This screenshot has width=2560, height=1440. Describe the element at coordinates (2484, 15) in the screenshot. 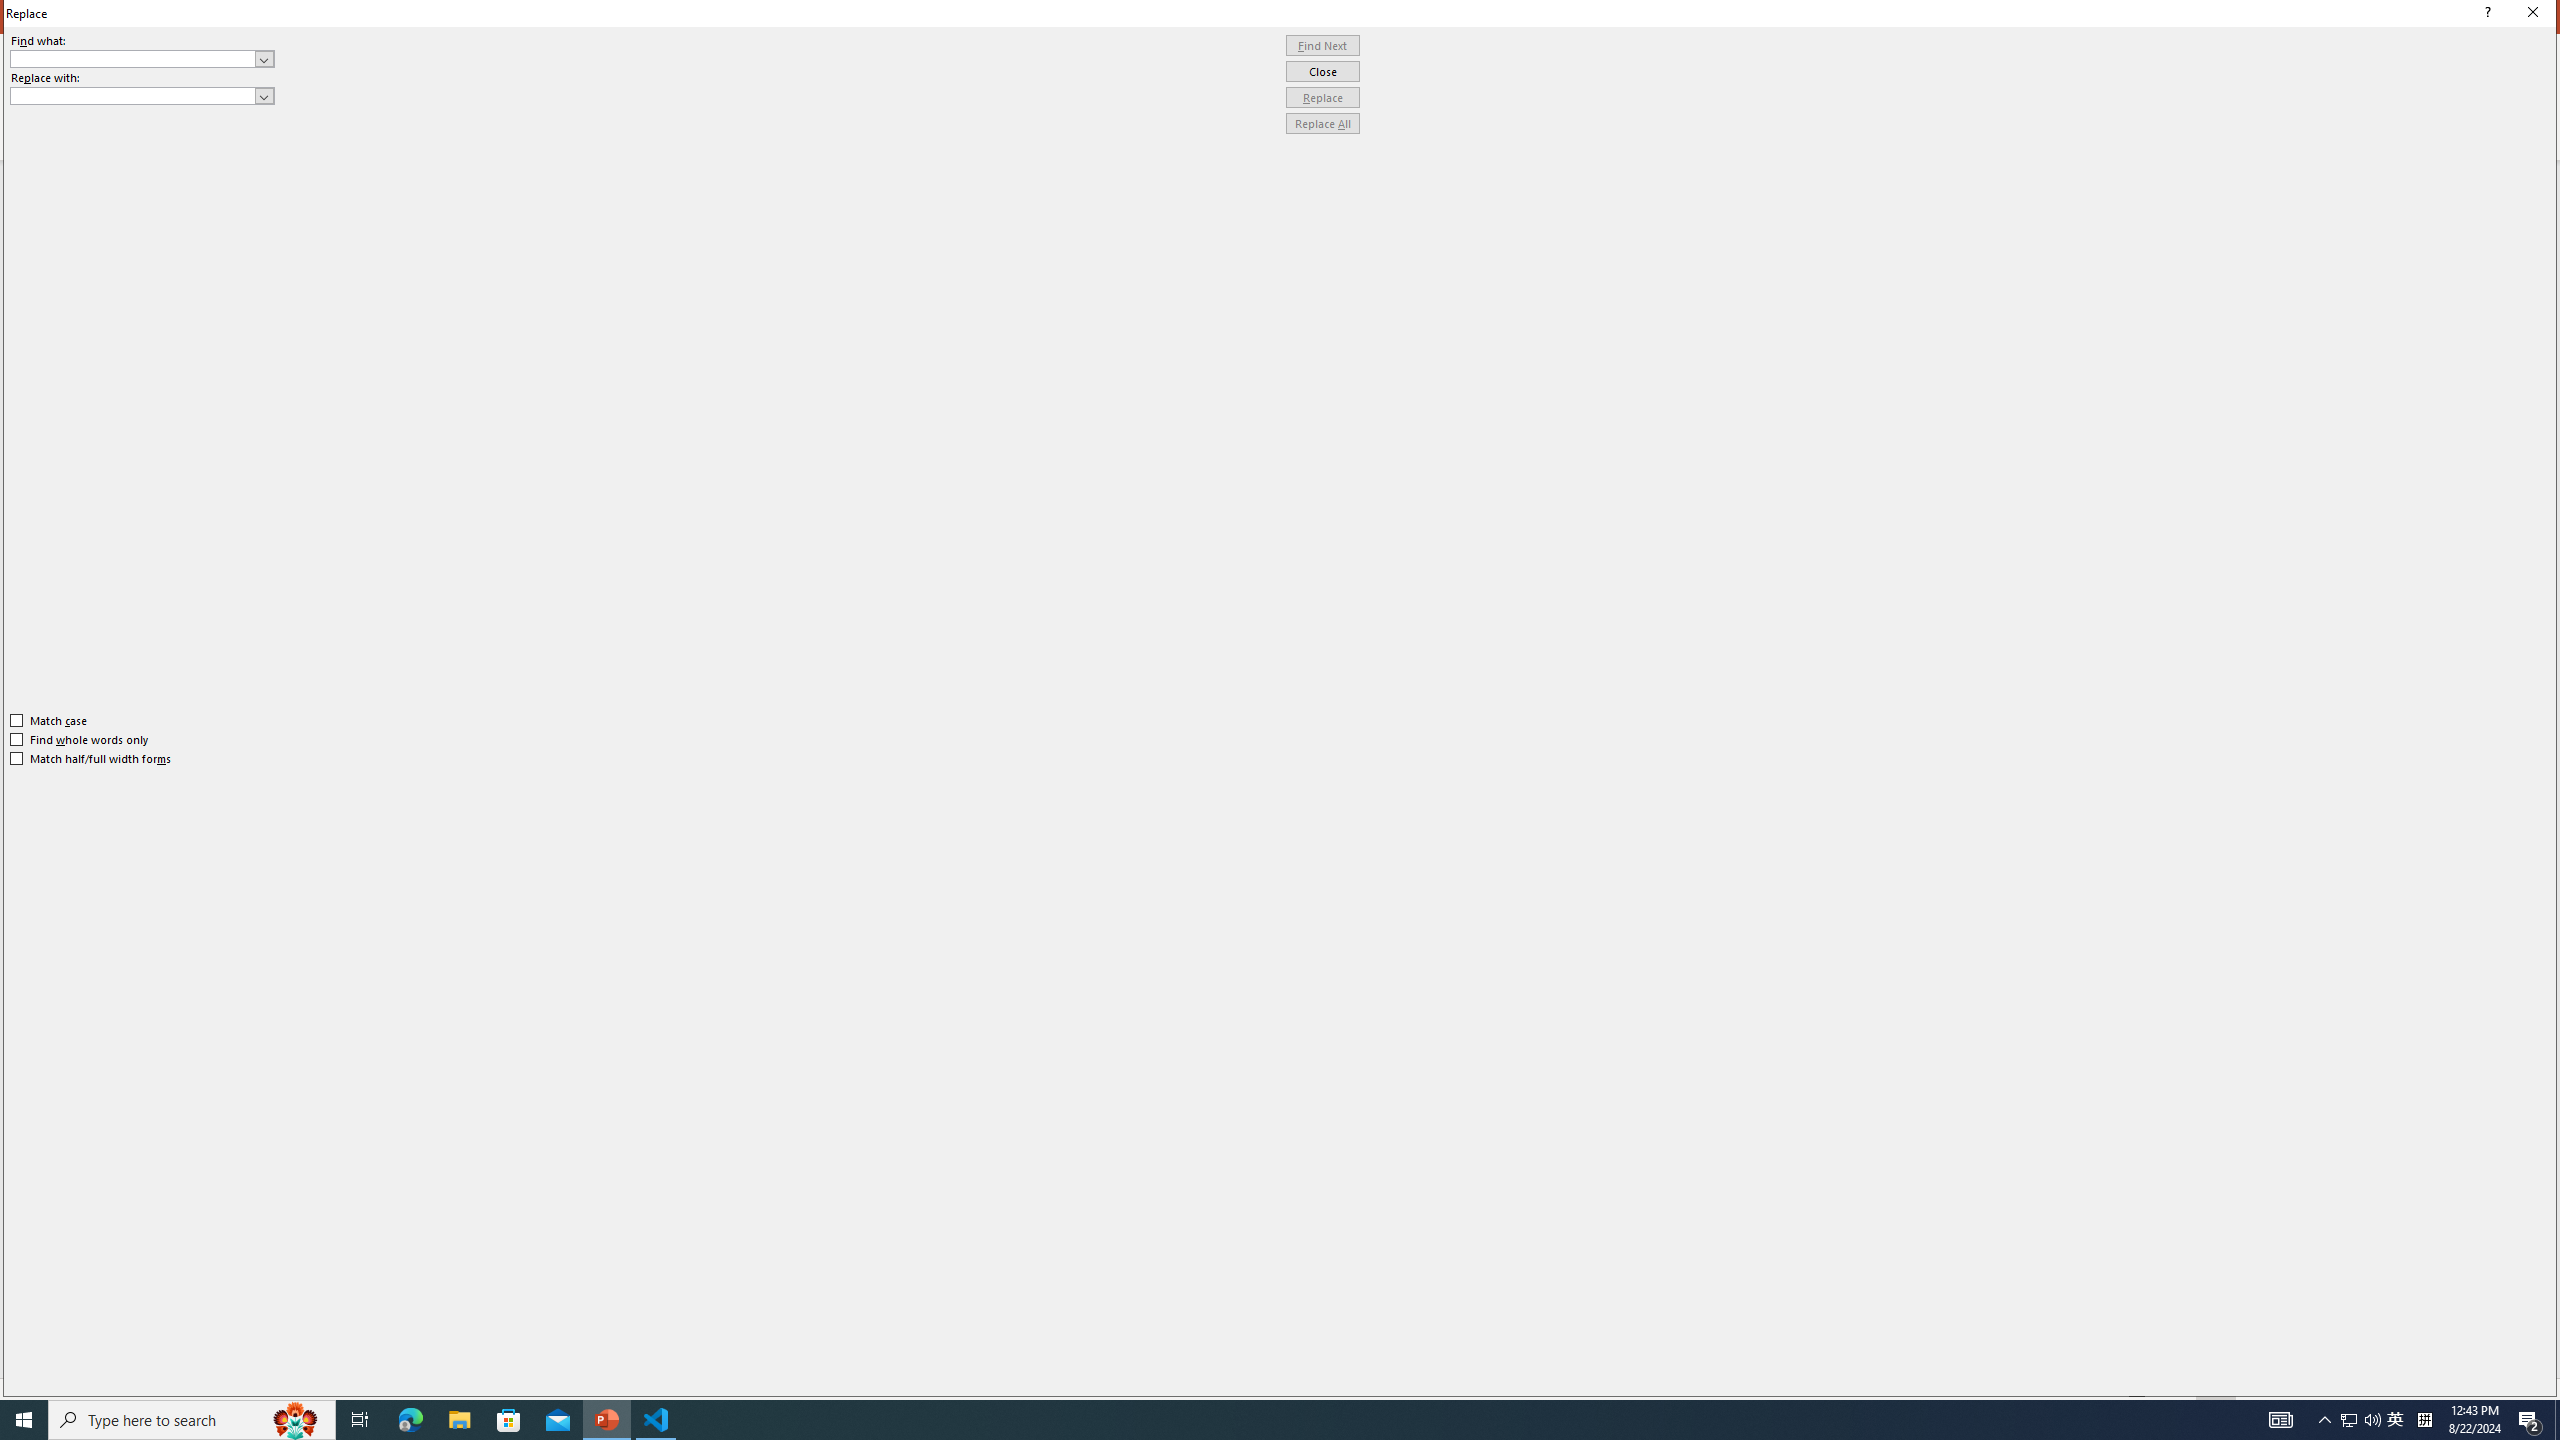

I see `'Context help'` at that location.